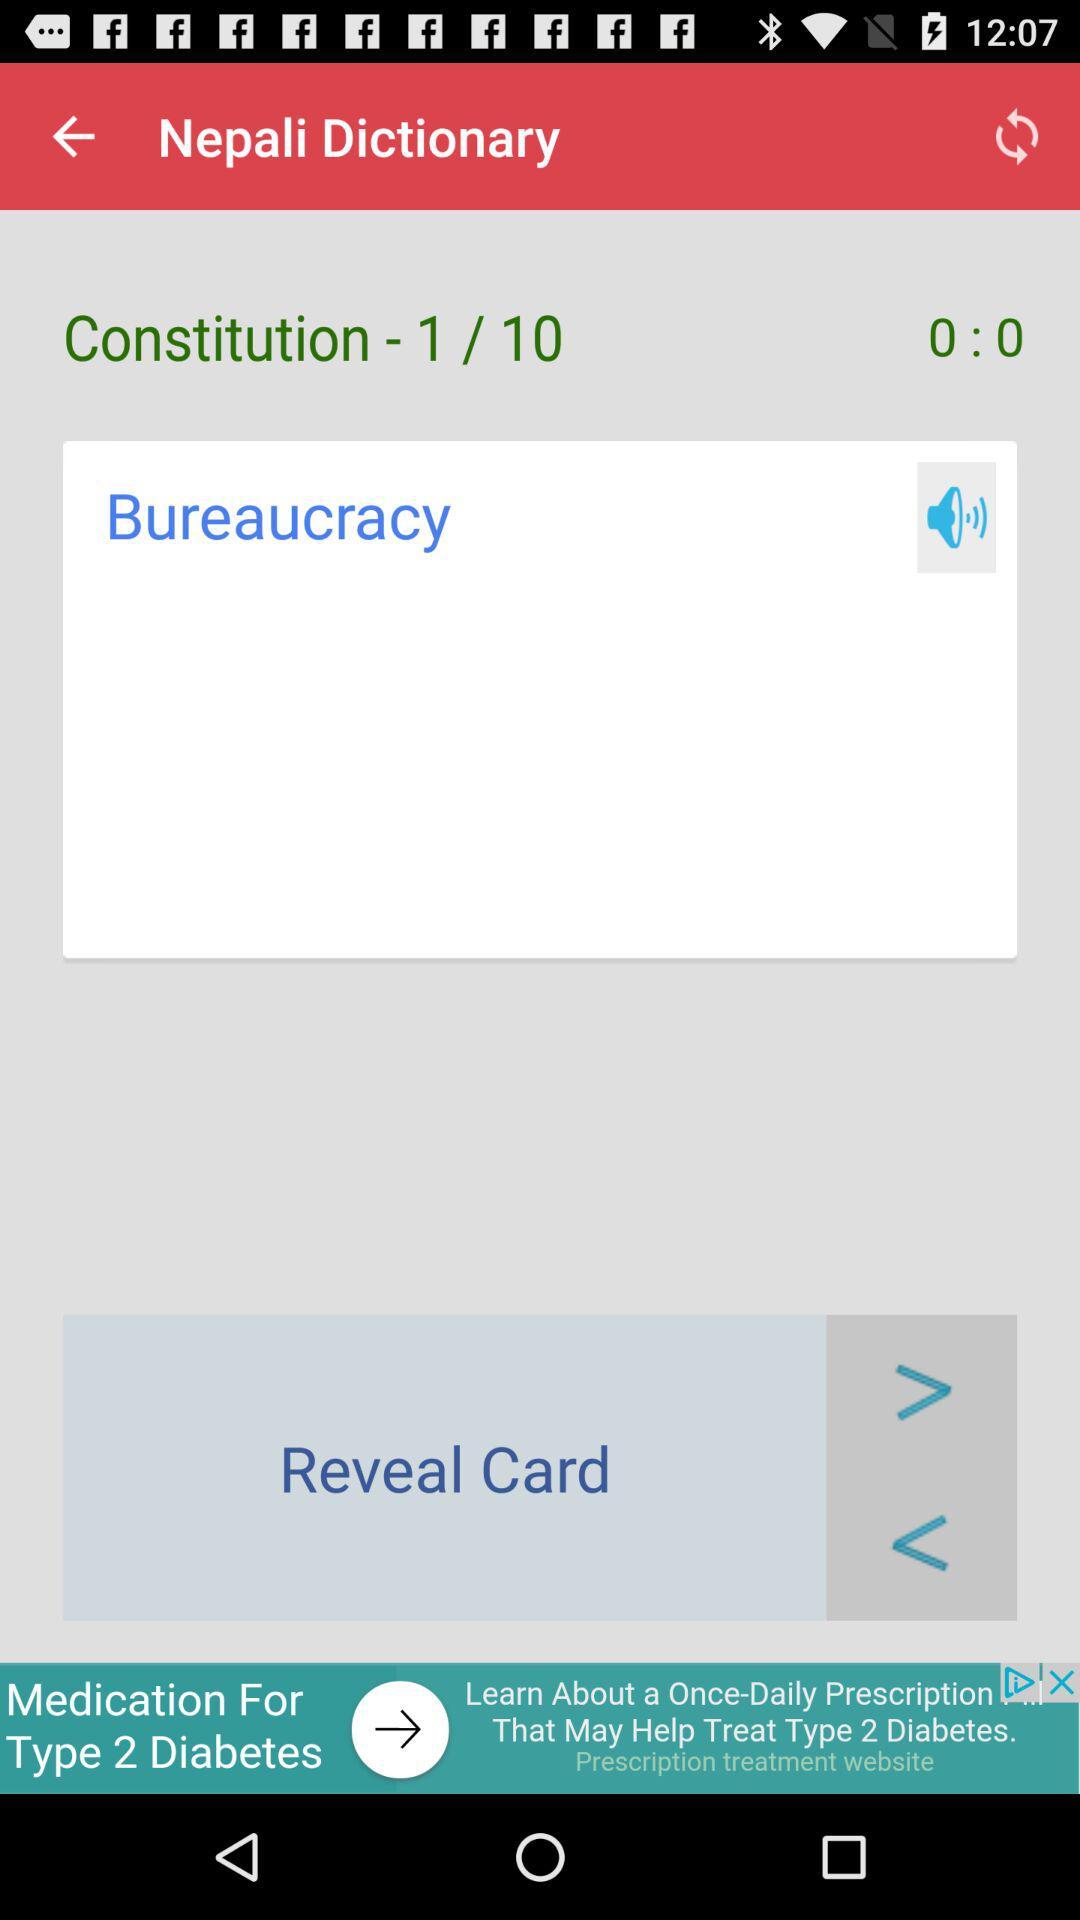  I want to click on next option, so click(921, 1390).